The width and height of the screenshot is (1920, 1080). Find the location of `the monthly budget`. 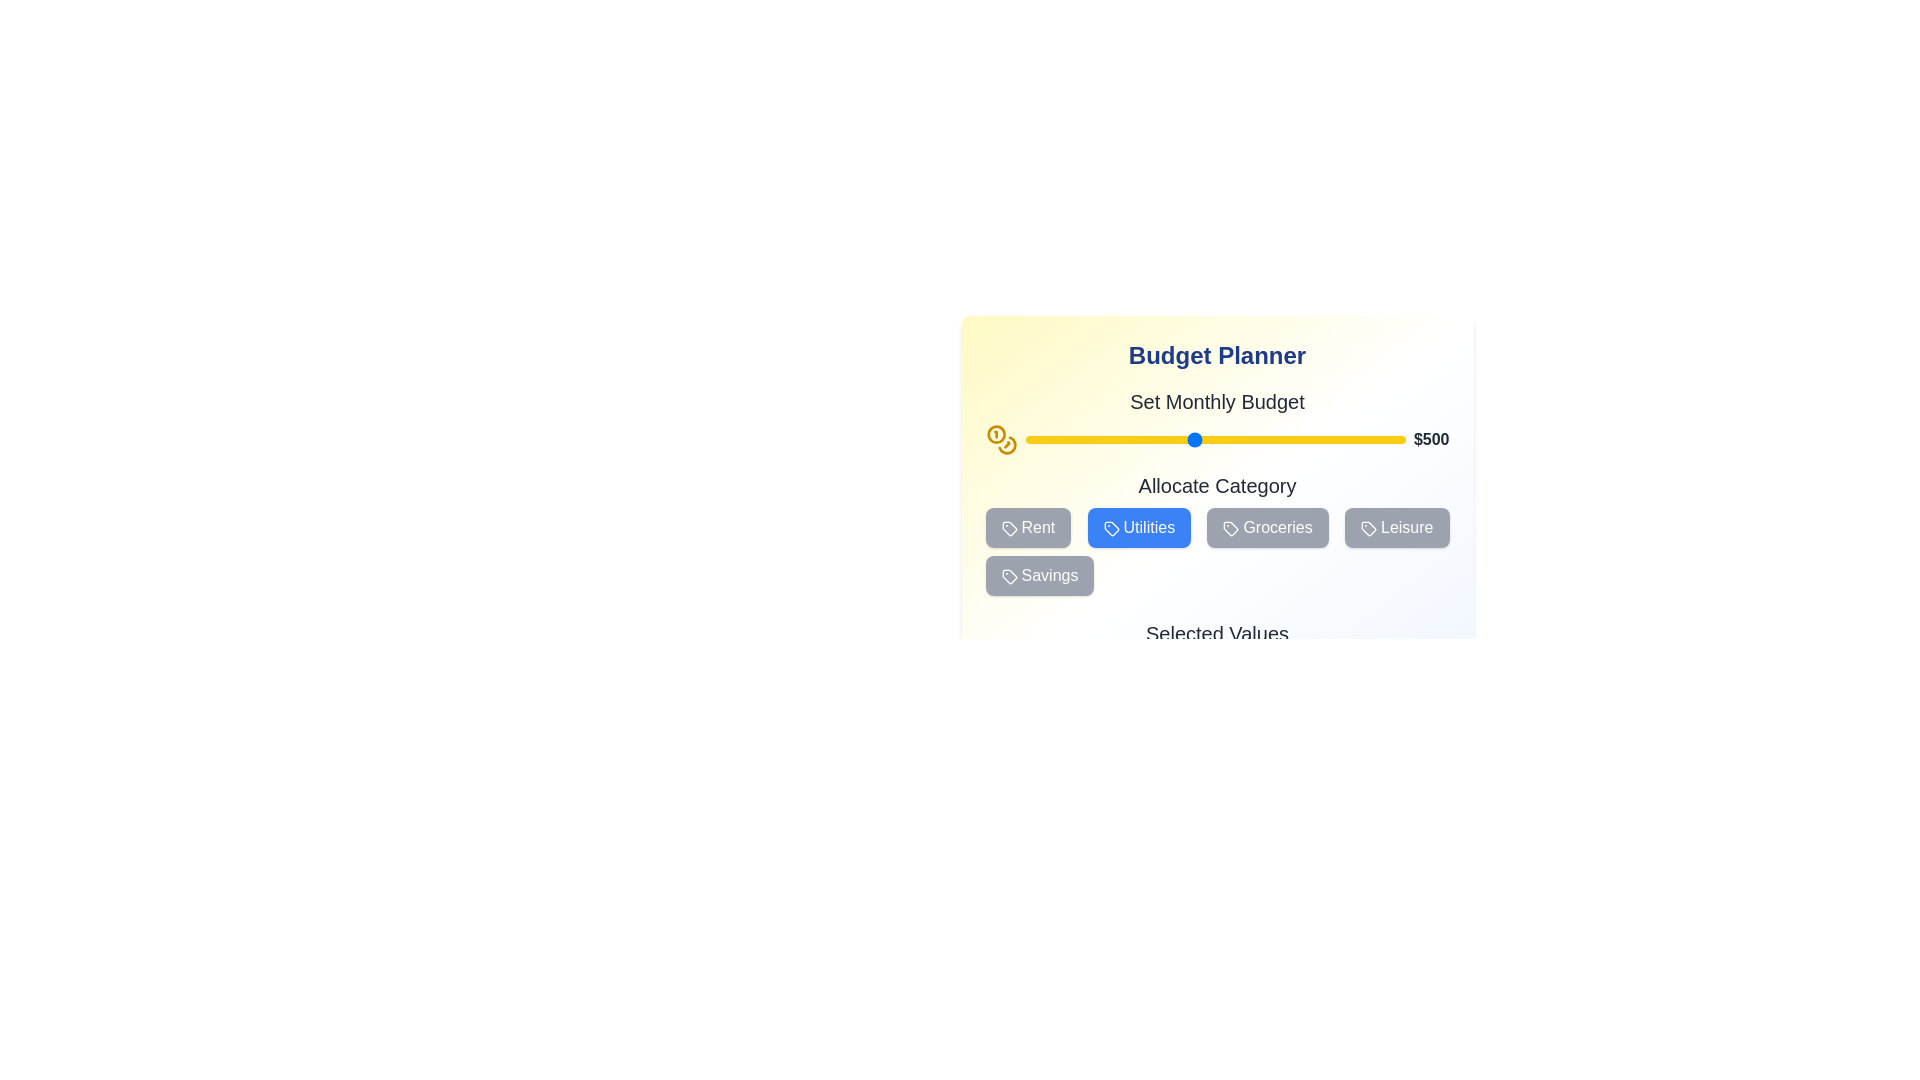

the monthly budget is located at coordinates (1209, 438).